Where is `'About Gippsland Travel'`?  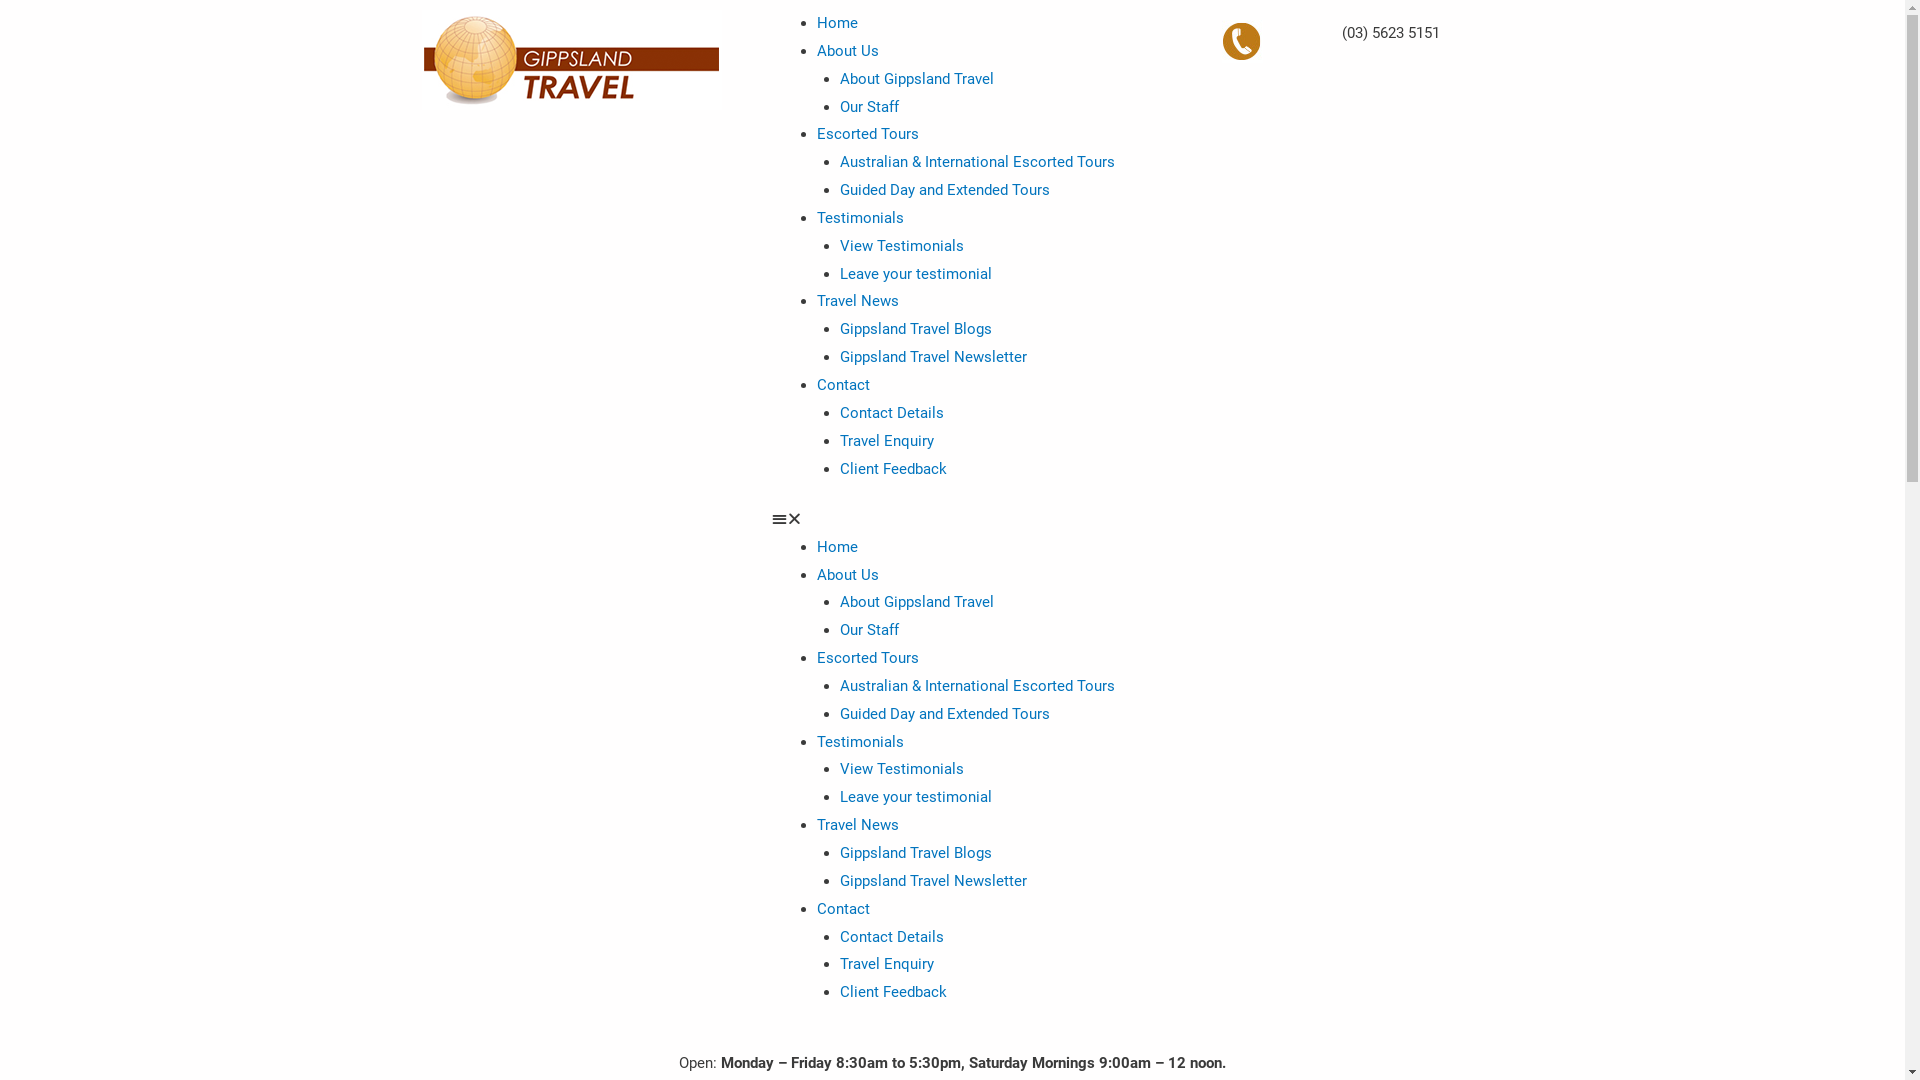
'About Gippsland Travel' is located at coordinates (915, 77).